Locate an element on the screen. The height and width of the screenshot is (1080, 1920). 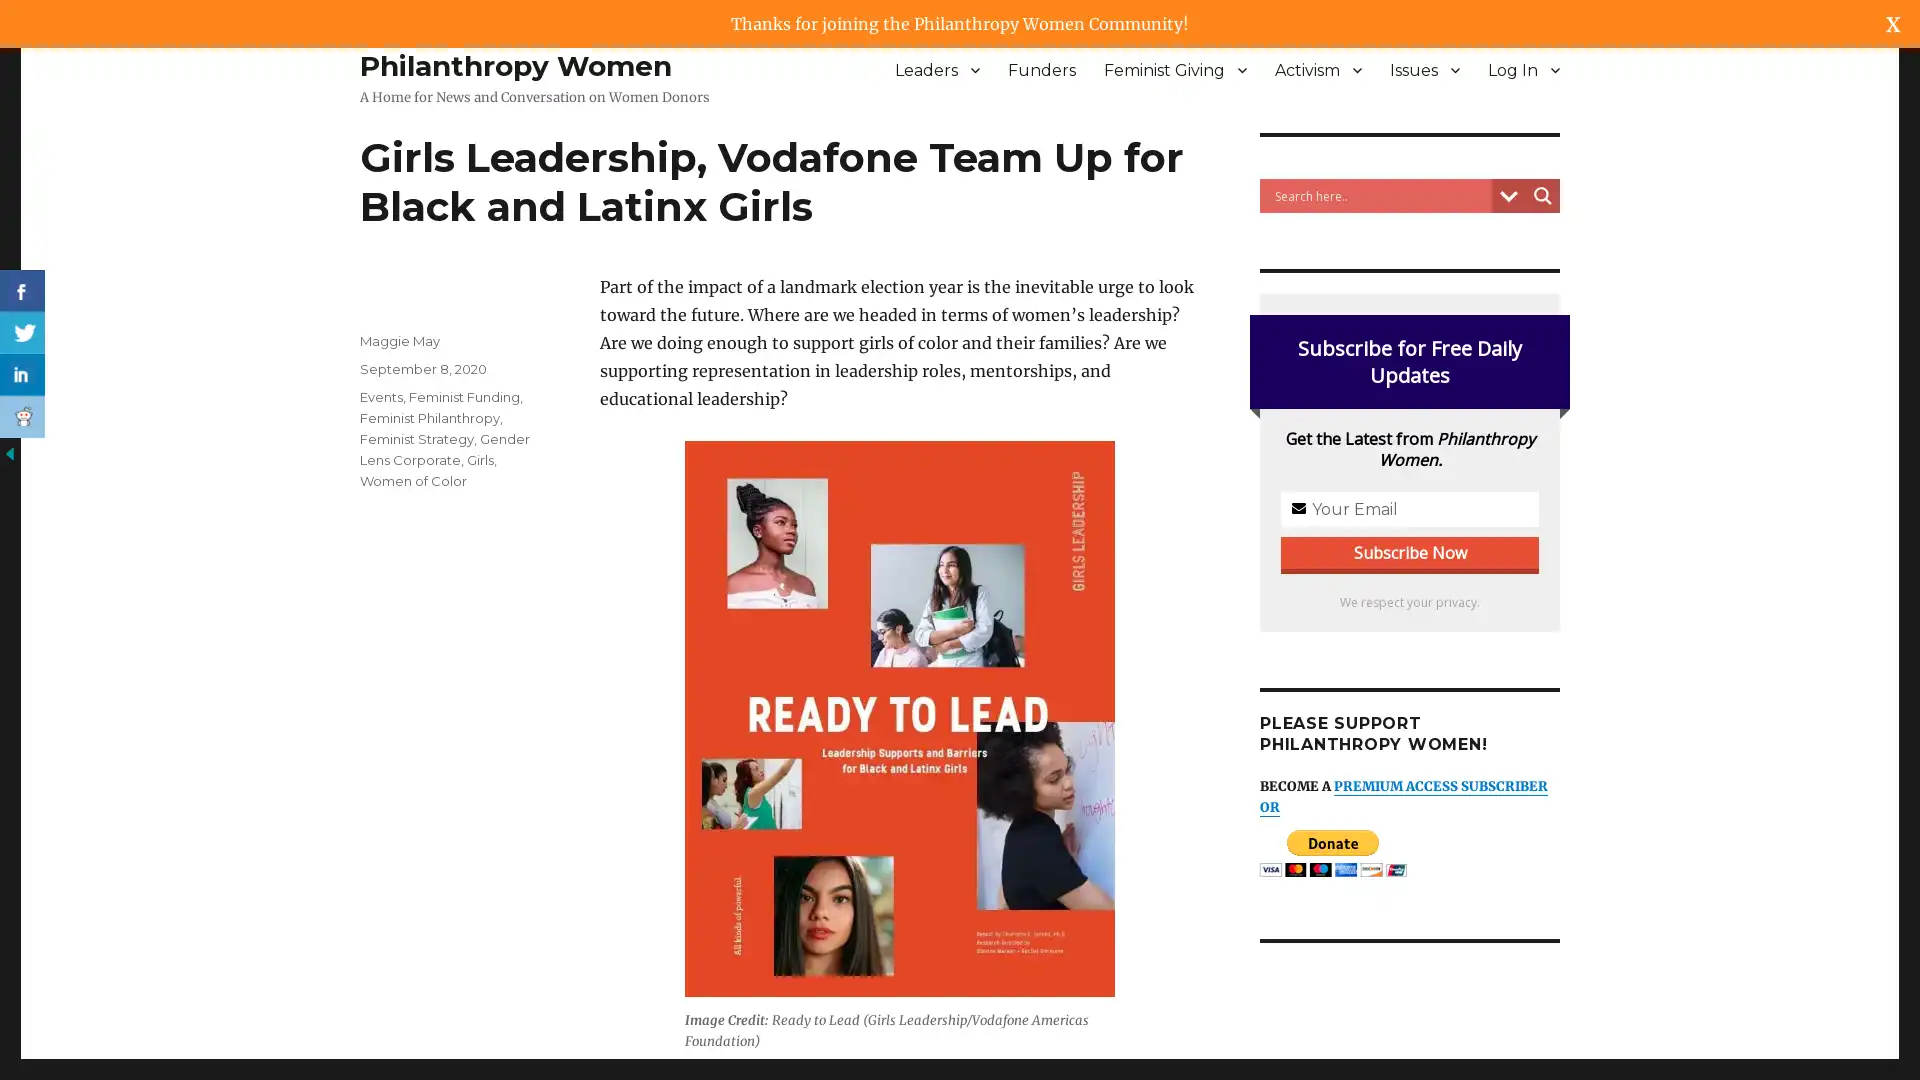
Subscribe Now is located at coordinates (960, 578).